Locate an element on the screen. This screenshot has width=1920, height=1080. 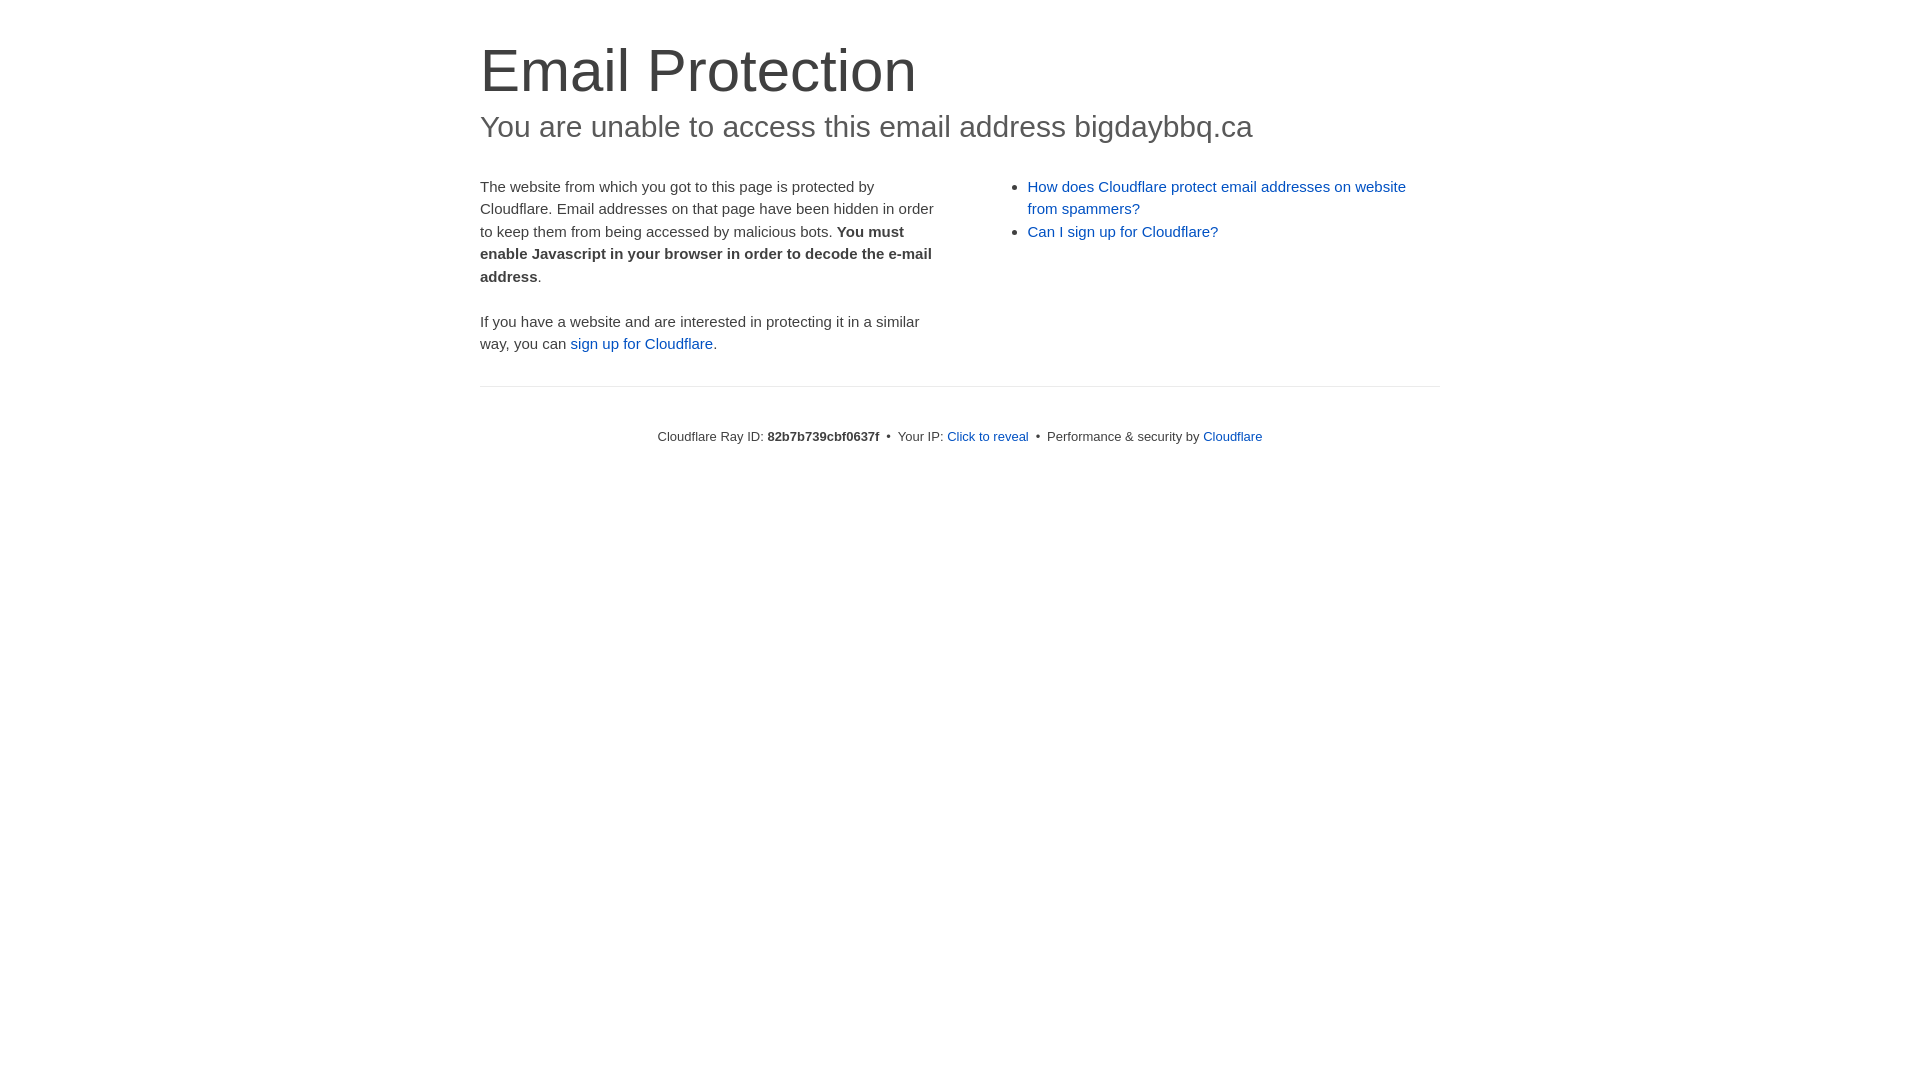
'Cloudflare' is located at coordinates (1231, 435).